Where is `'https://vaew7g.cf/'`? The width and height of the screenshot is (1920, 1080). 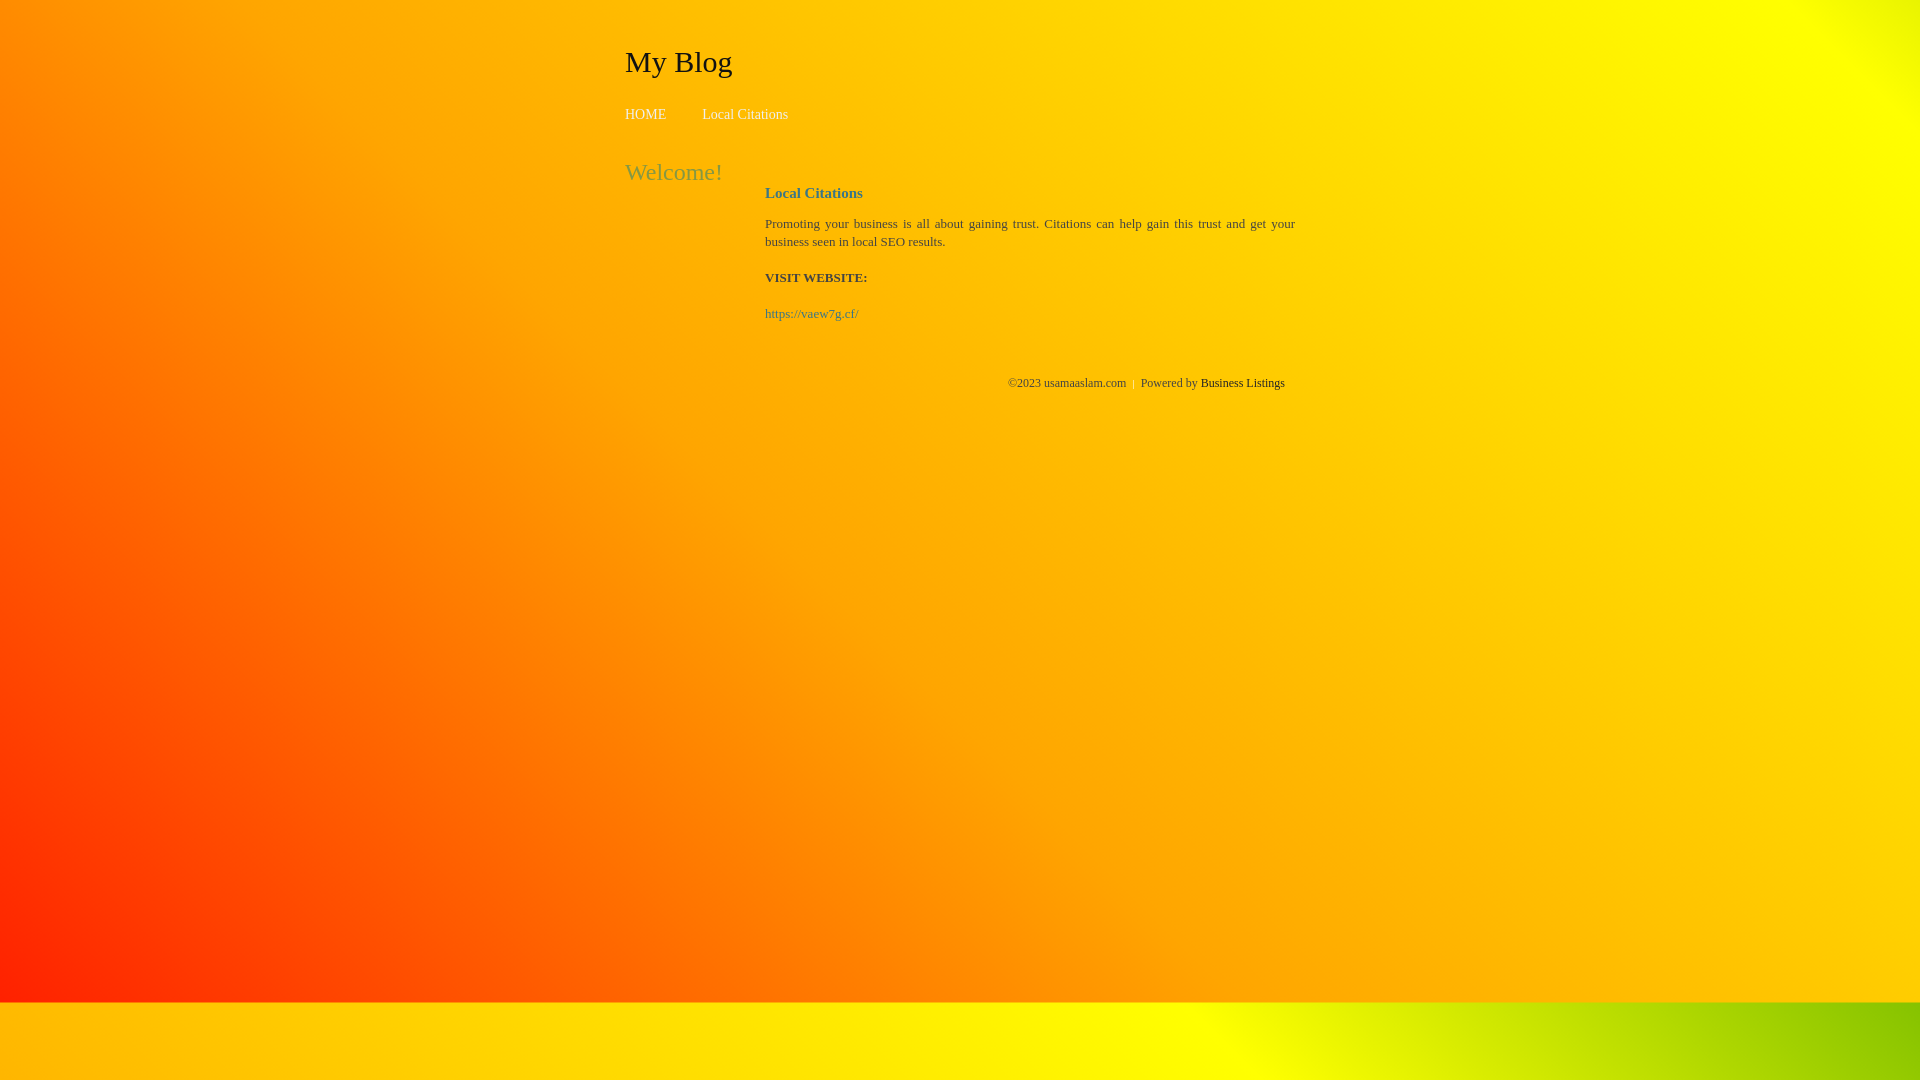 'https://vaew7g.cf/' is located at coordinates (811, 313).